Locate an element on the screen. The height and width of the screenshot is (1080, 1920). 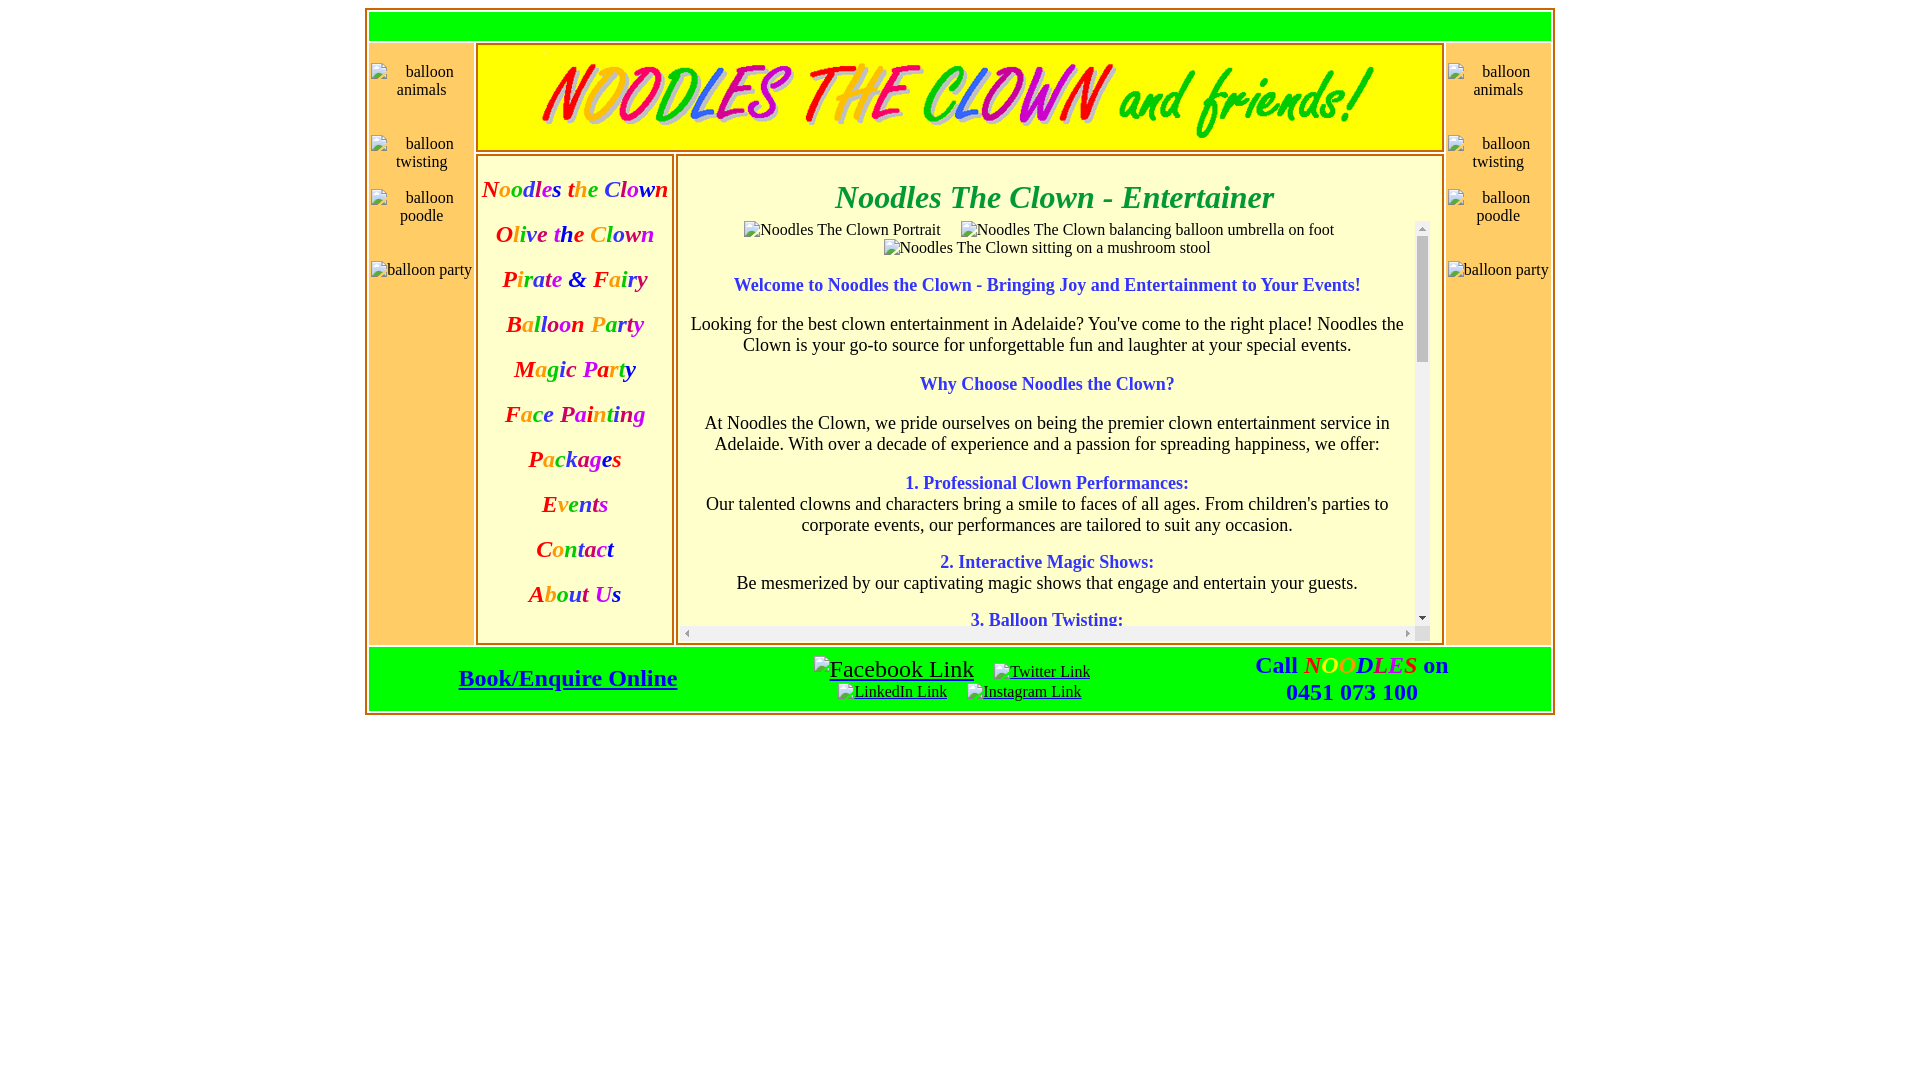
'Packages' is located at coordinates (573, 461).